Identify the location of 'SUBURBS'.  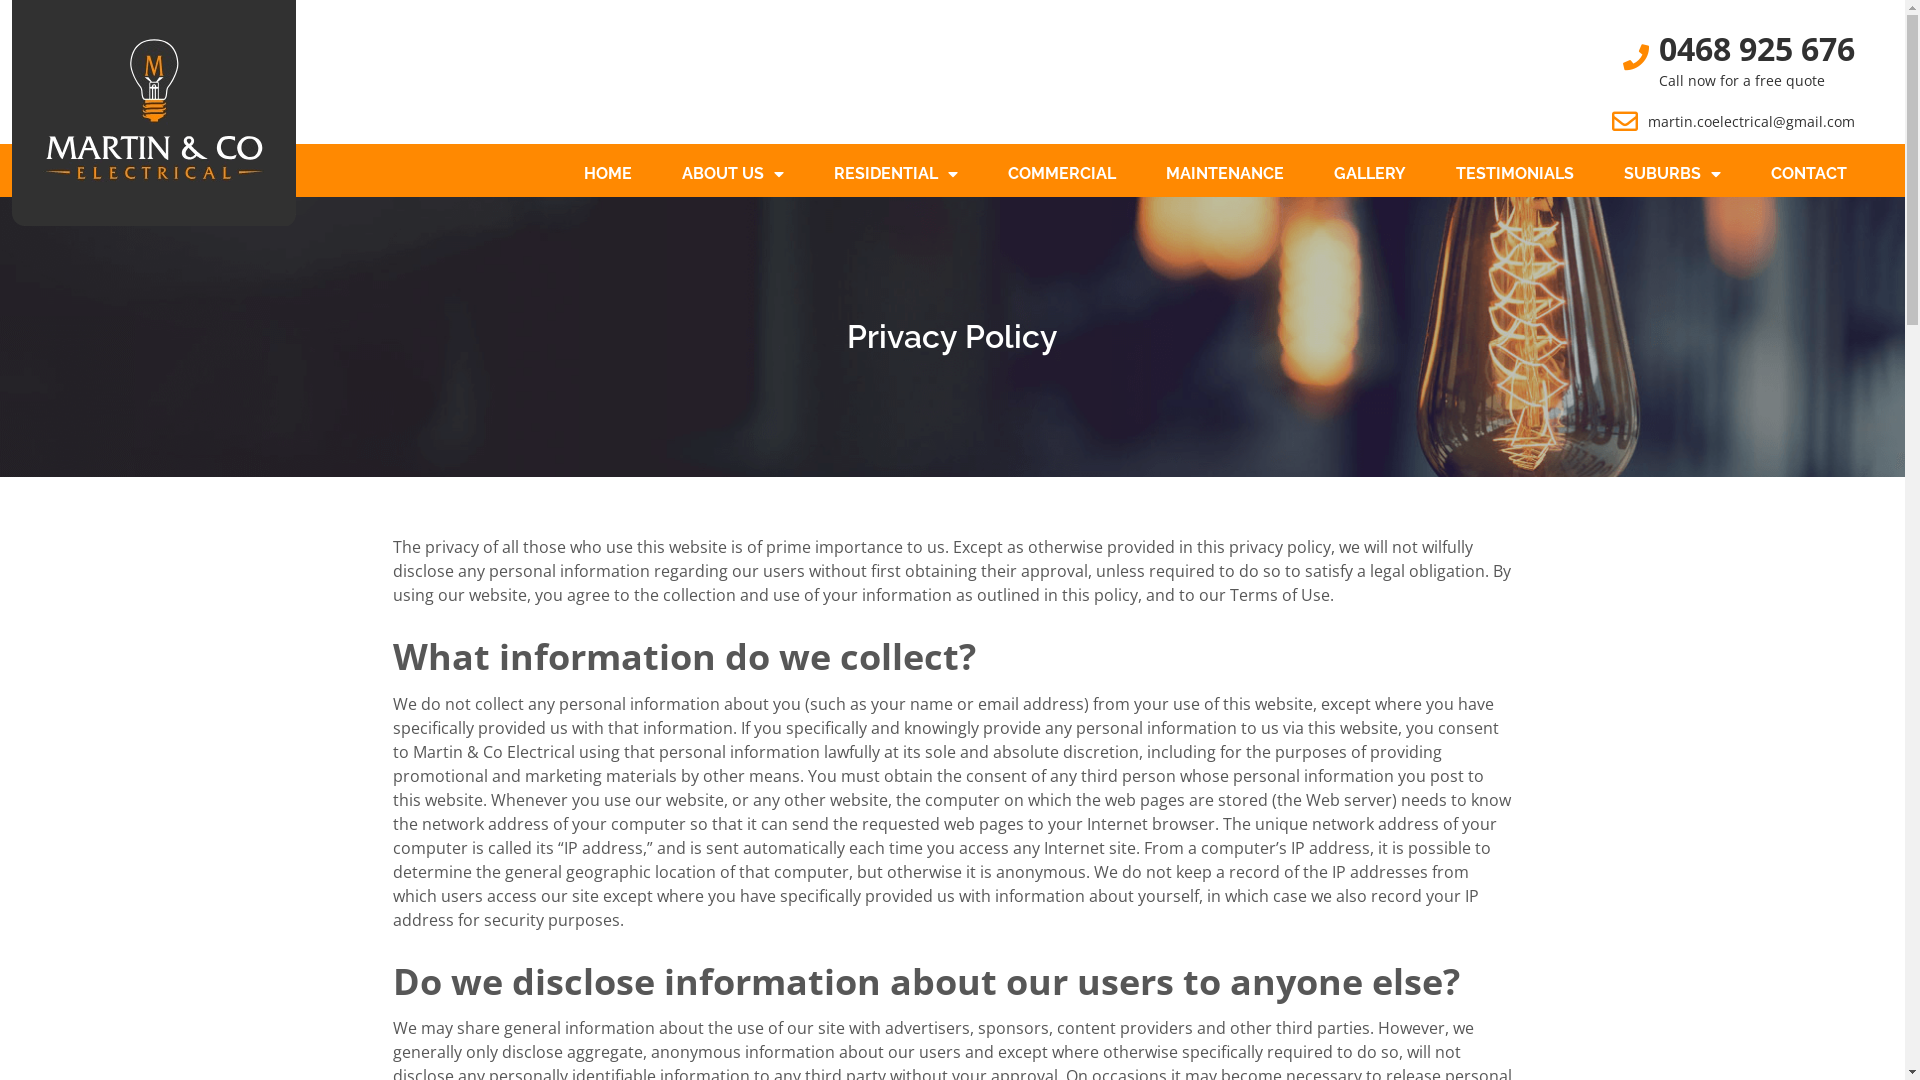
(1672, 172).